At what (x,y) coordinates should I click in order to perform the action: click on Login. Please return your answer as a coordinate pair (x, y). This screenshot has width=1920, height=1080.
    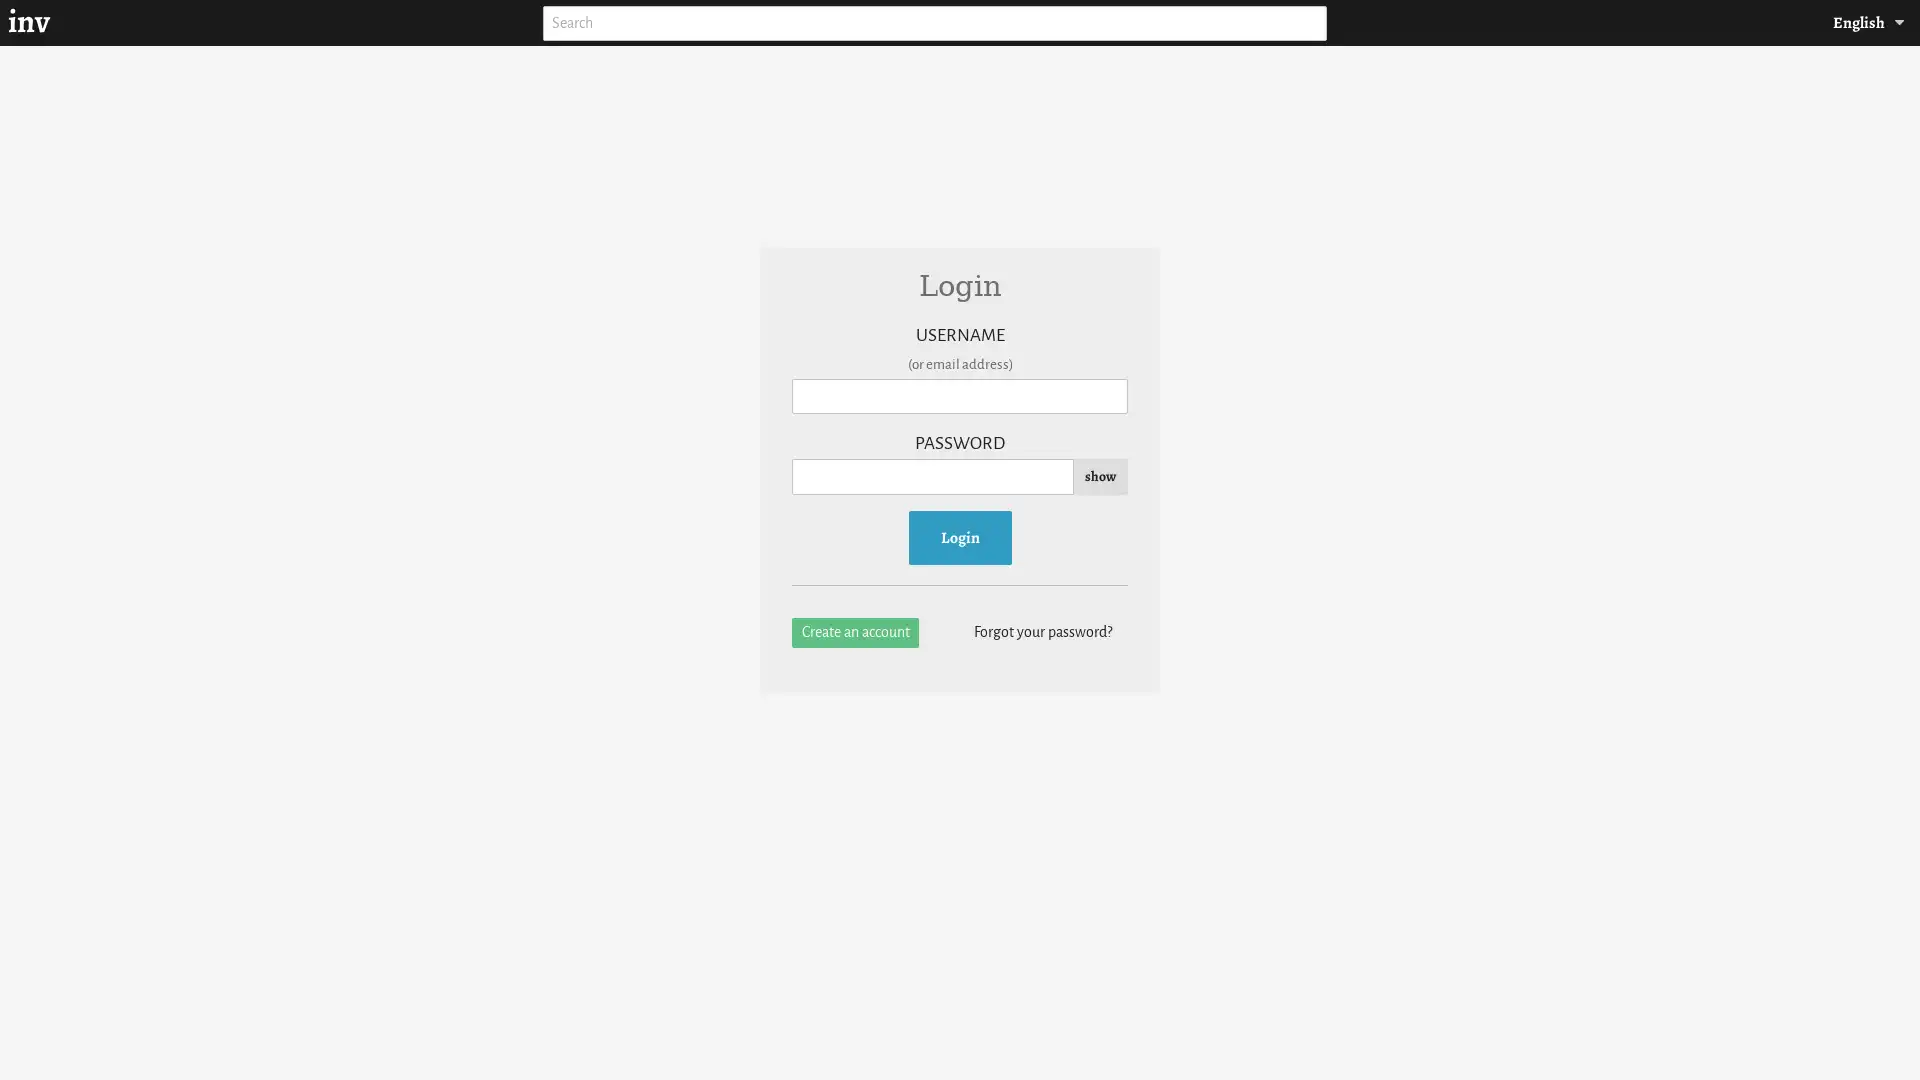
    Looking at the image, I should click on (958, 536).